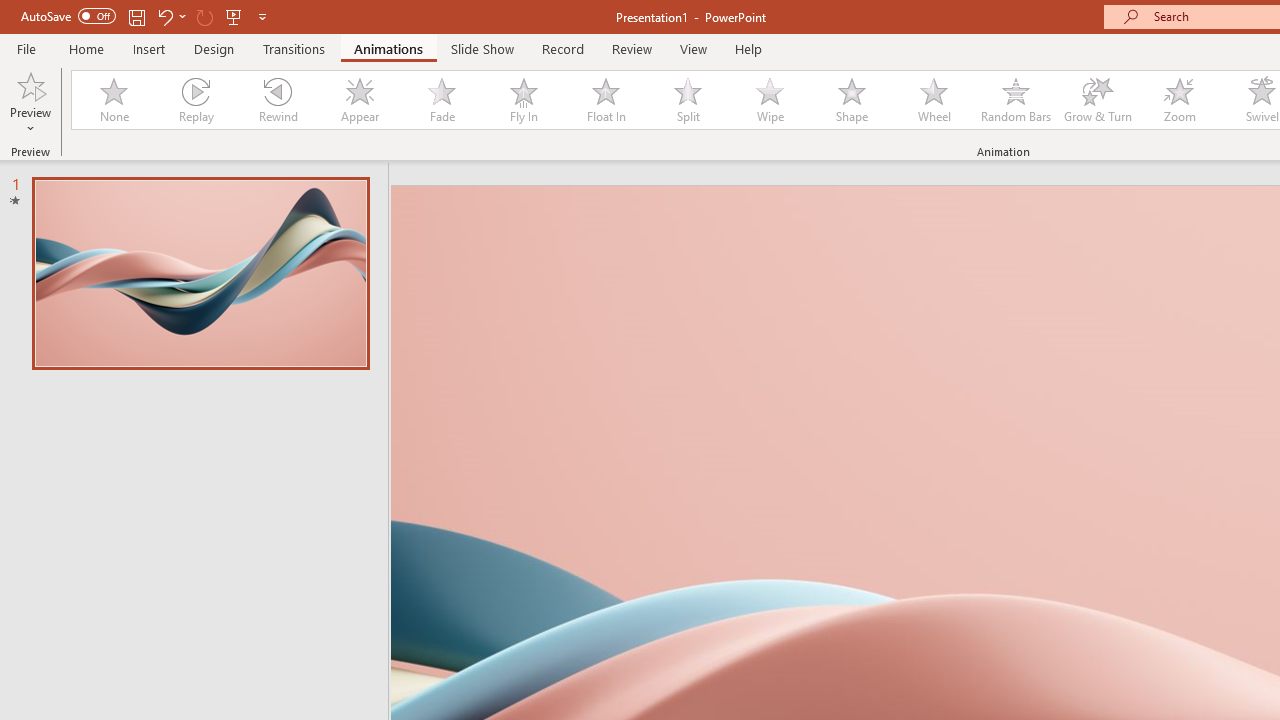 This screenshot has width=1280, height=720. I want to click on 'Fly In', so click(523, 100).